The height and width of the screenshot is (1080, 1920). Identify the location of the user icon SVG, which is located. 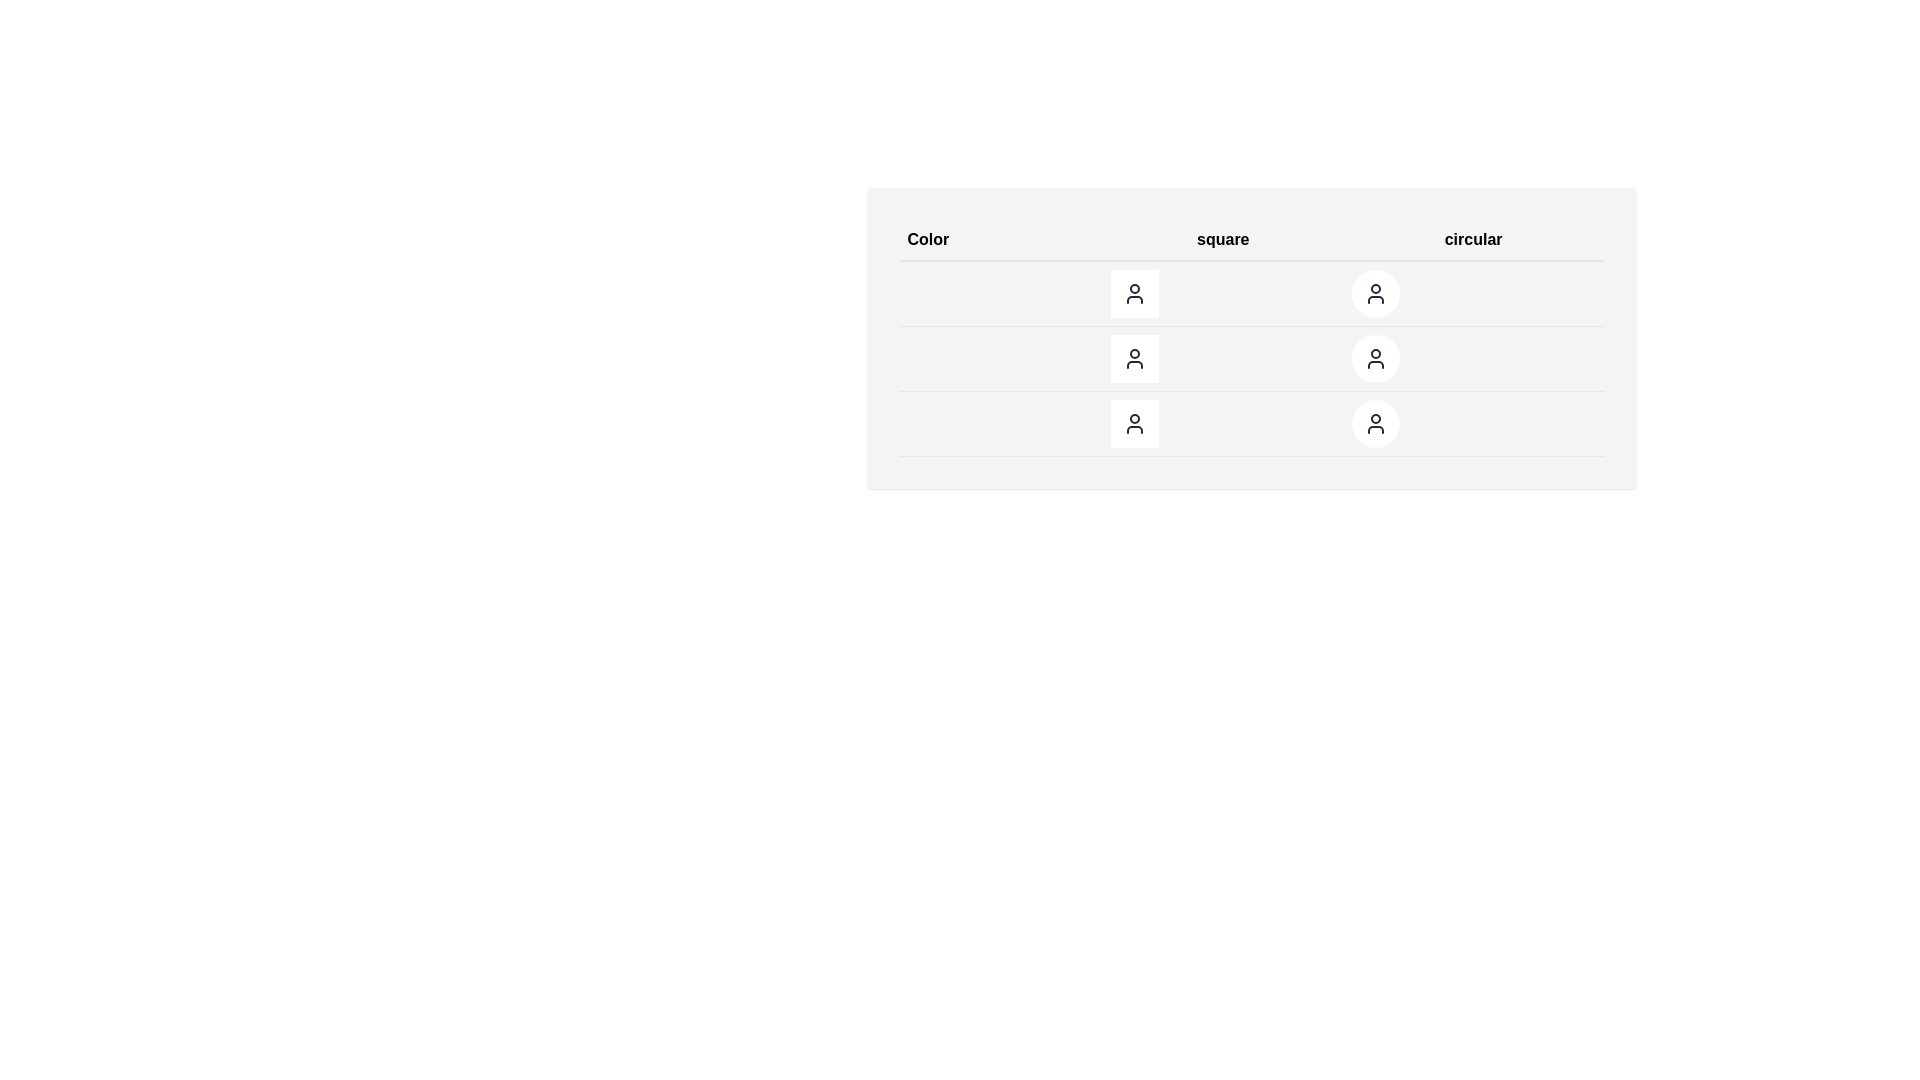
(1134, 423).